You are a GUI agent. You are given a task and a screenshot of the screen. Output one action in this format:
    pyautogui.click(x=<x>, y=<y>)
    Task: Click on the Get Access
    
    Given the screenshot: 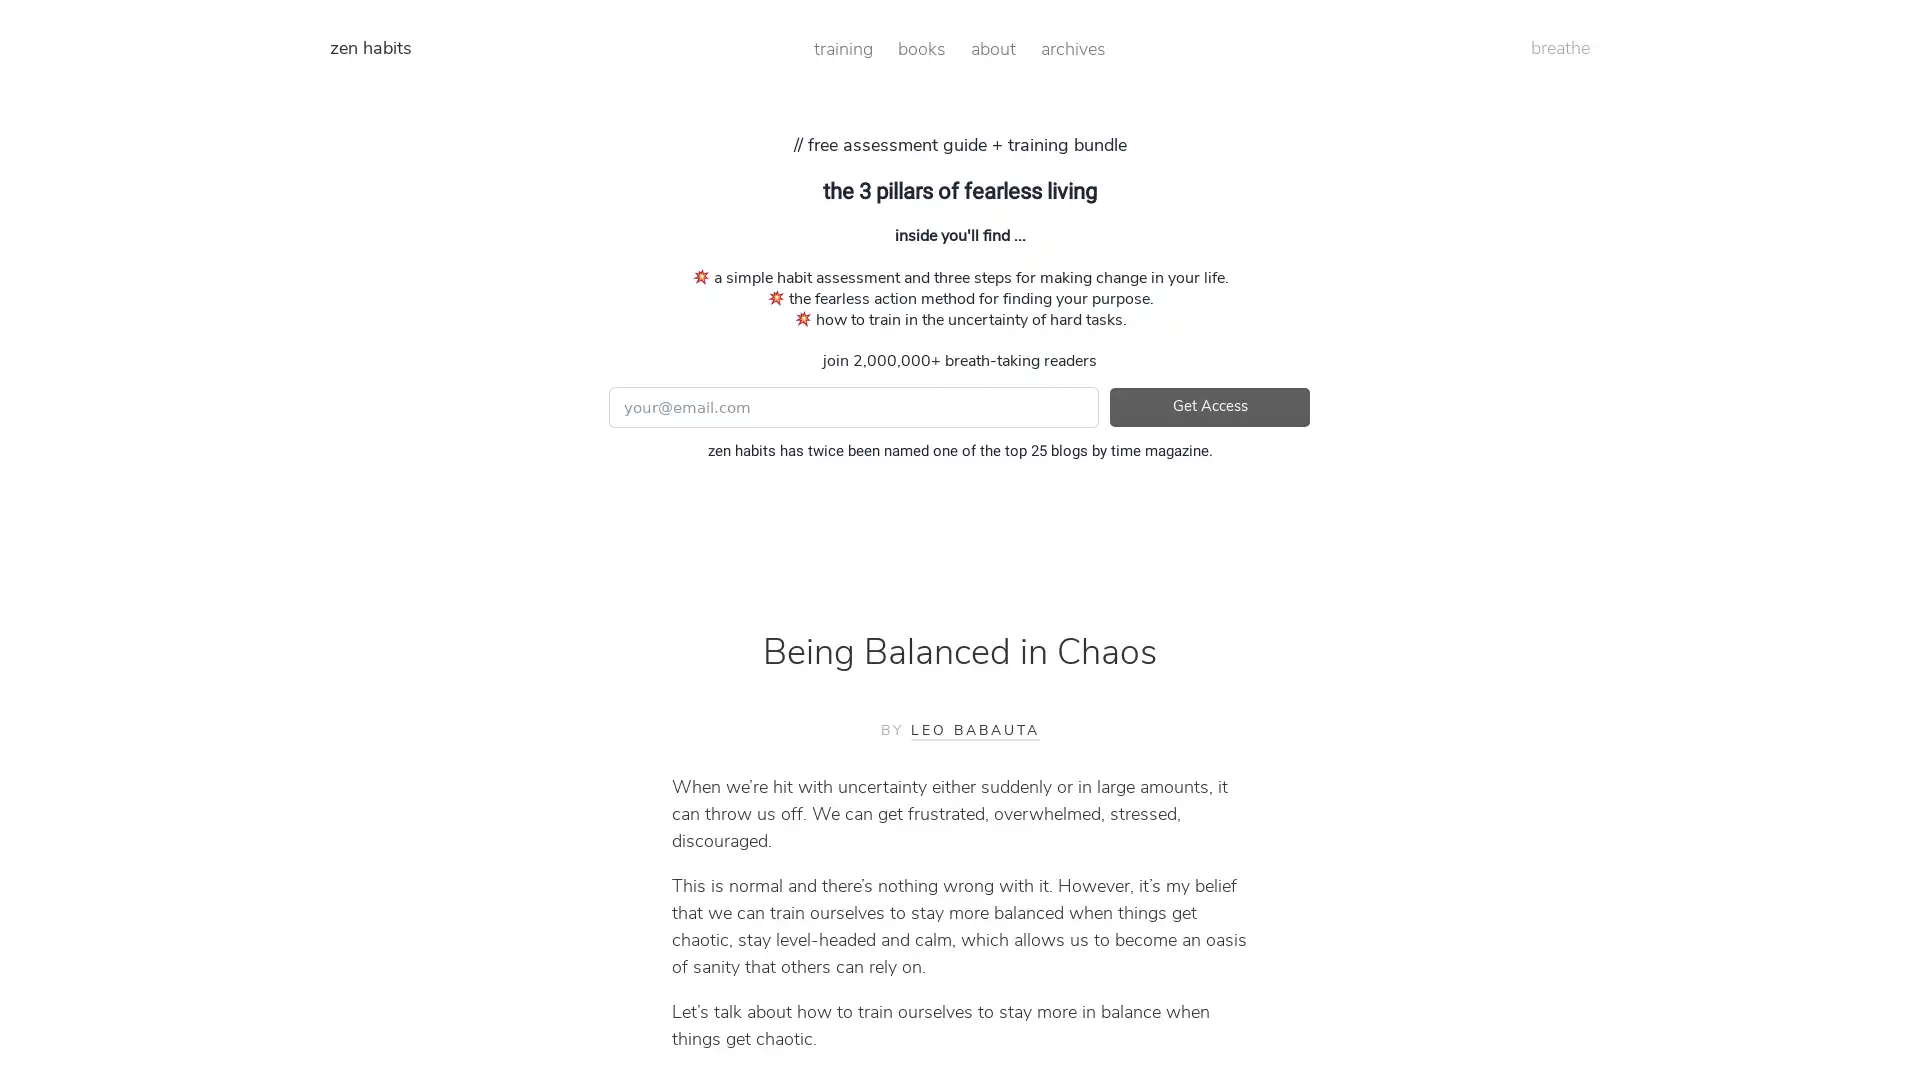 What is the action you would take?
    pyautogui.click(x=1208, y=406)
    